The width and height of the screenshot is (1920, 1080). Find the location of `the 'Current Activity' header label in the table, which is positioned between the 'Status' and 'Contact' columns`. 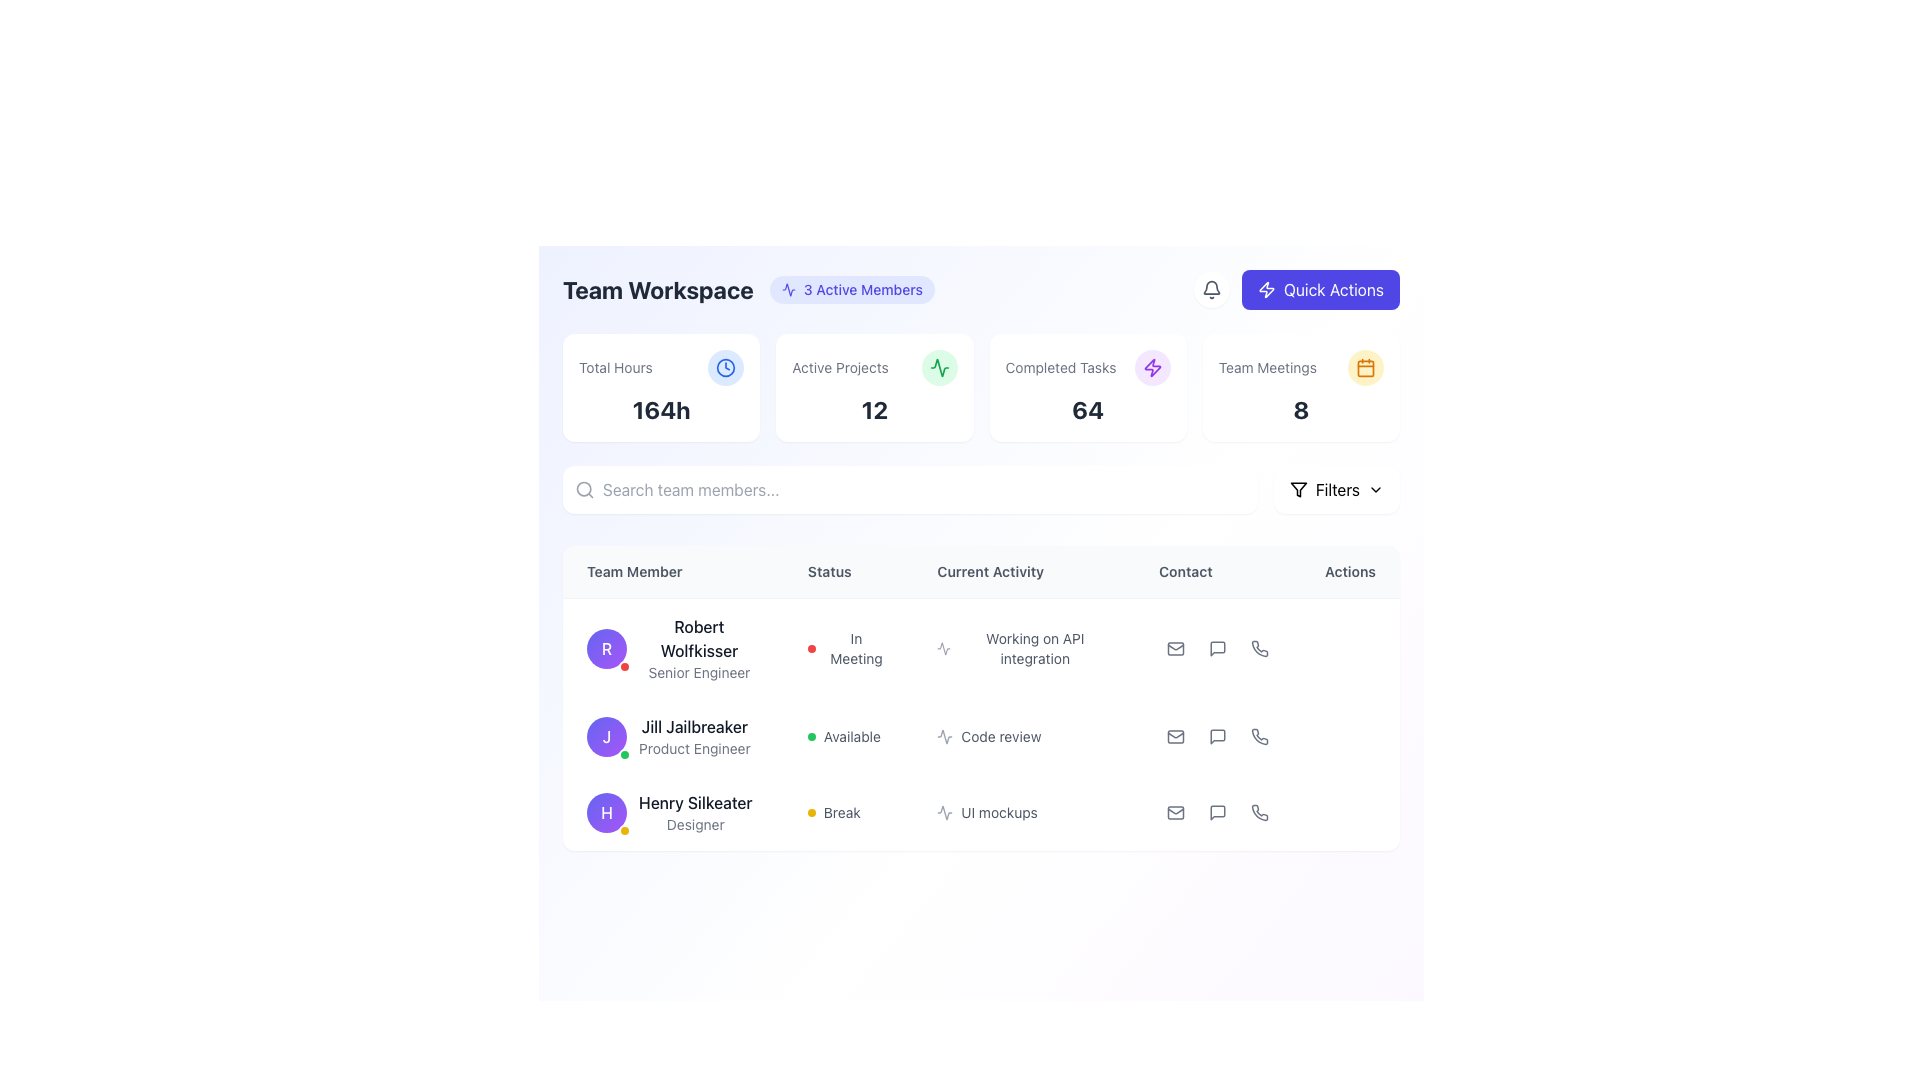

the 'Current Activity' header label in the table, which is positioned between the 'Status' and 'Contact' columns is located at coordinates (1024, 572).